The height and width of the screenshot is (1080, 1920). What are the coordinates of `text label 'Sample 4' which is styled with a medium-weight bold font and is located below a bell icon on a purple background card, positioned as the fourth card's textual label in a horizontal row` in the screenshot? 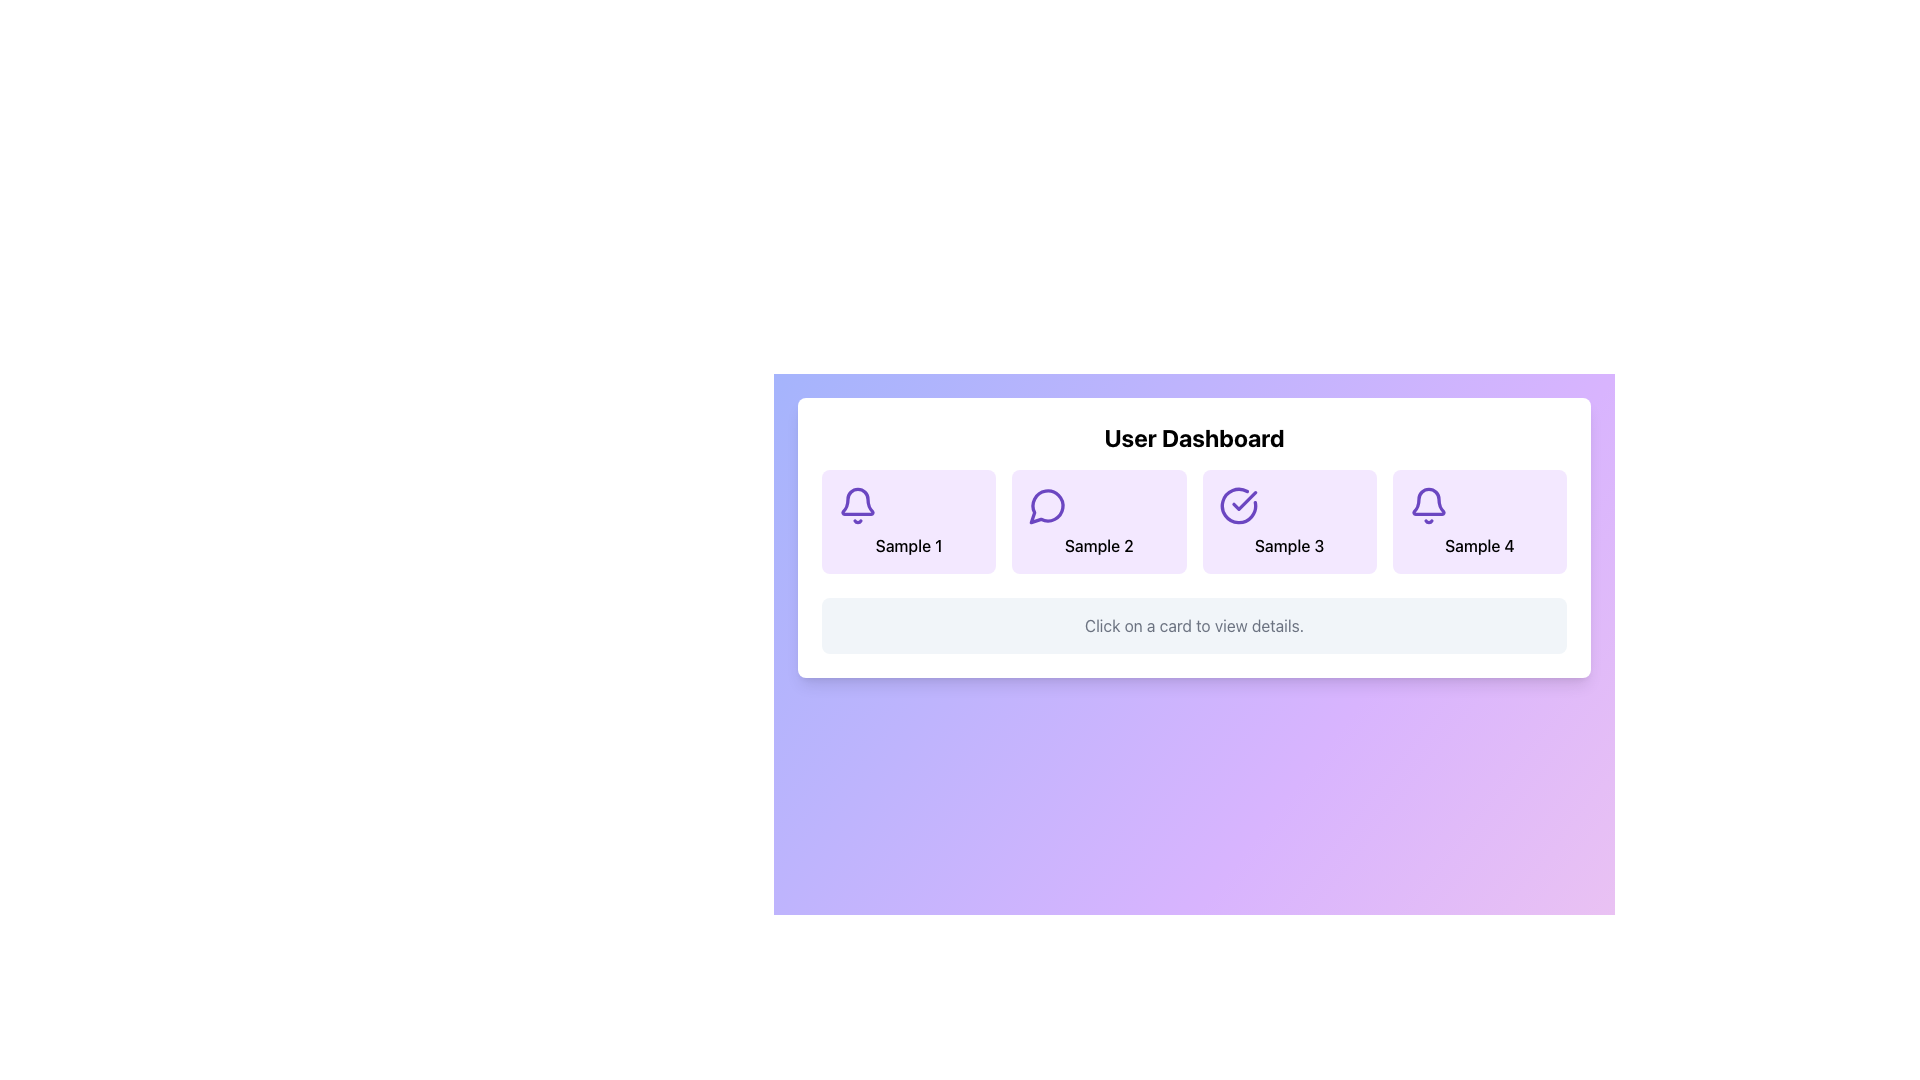 It's located at (1479, 546).